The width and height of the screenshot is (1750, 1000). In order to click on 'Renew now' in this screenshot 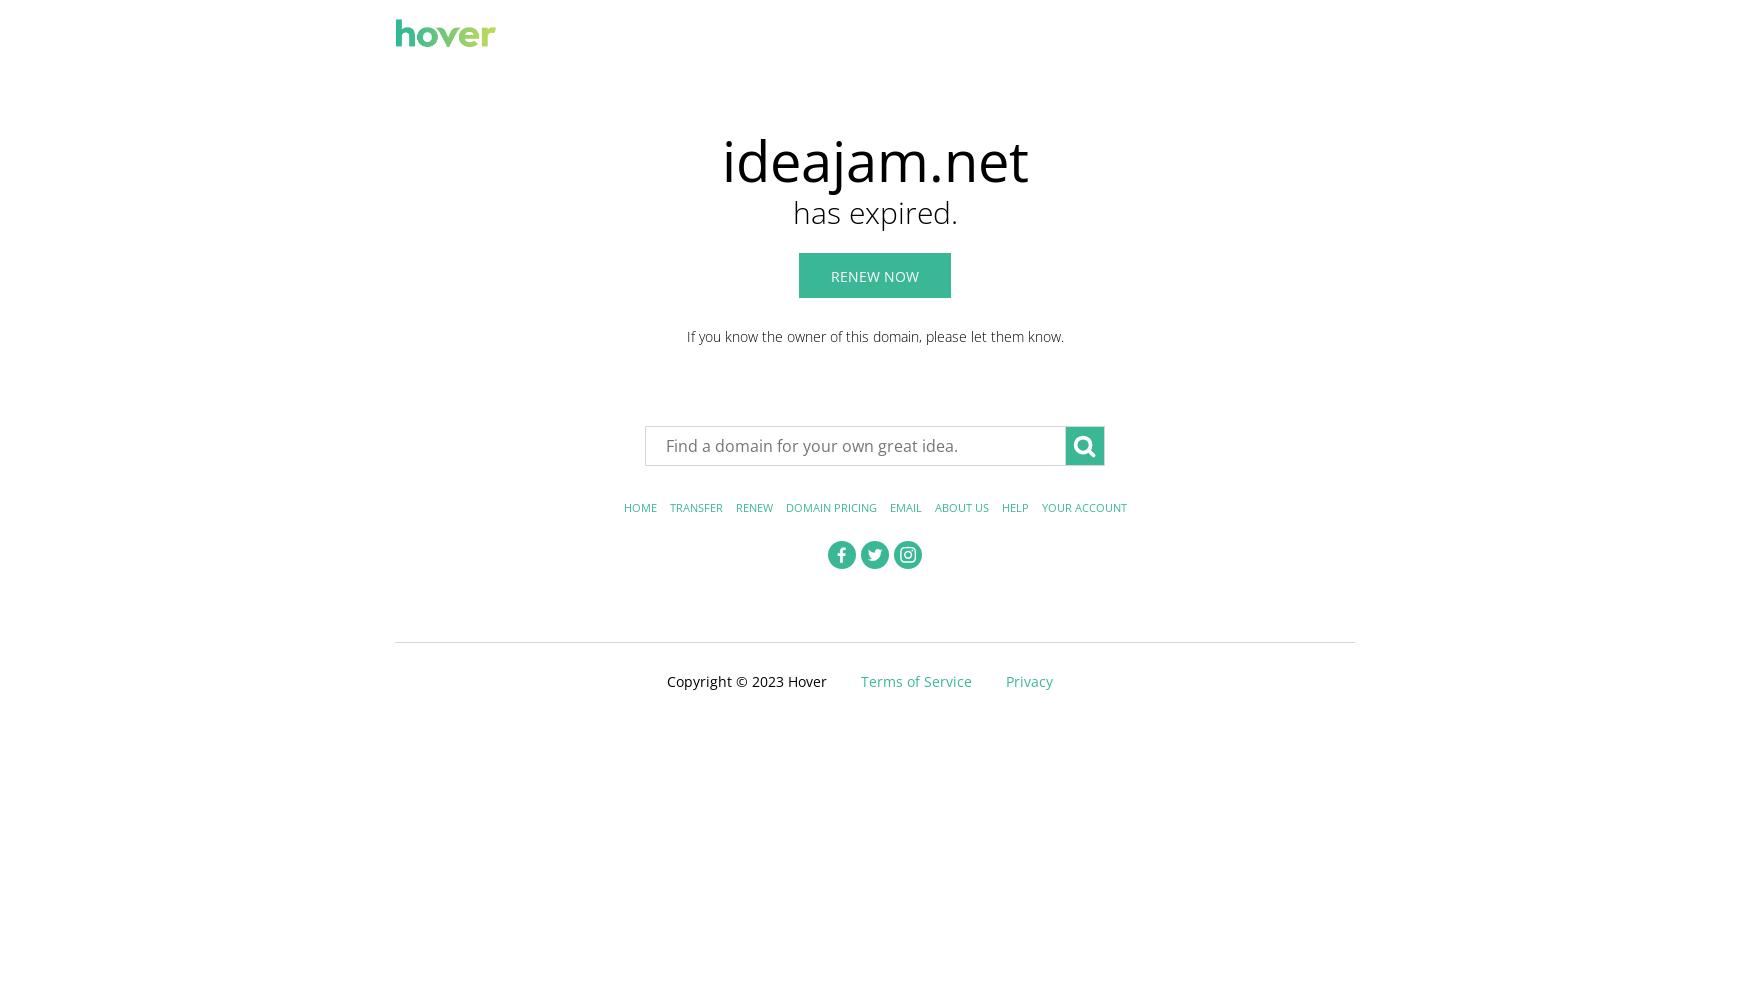, I will do `click(875, 275)`.